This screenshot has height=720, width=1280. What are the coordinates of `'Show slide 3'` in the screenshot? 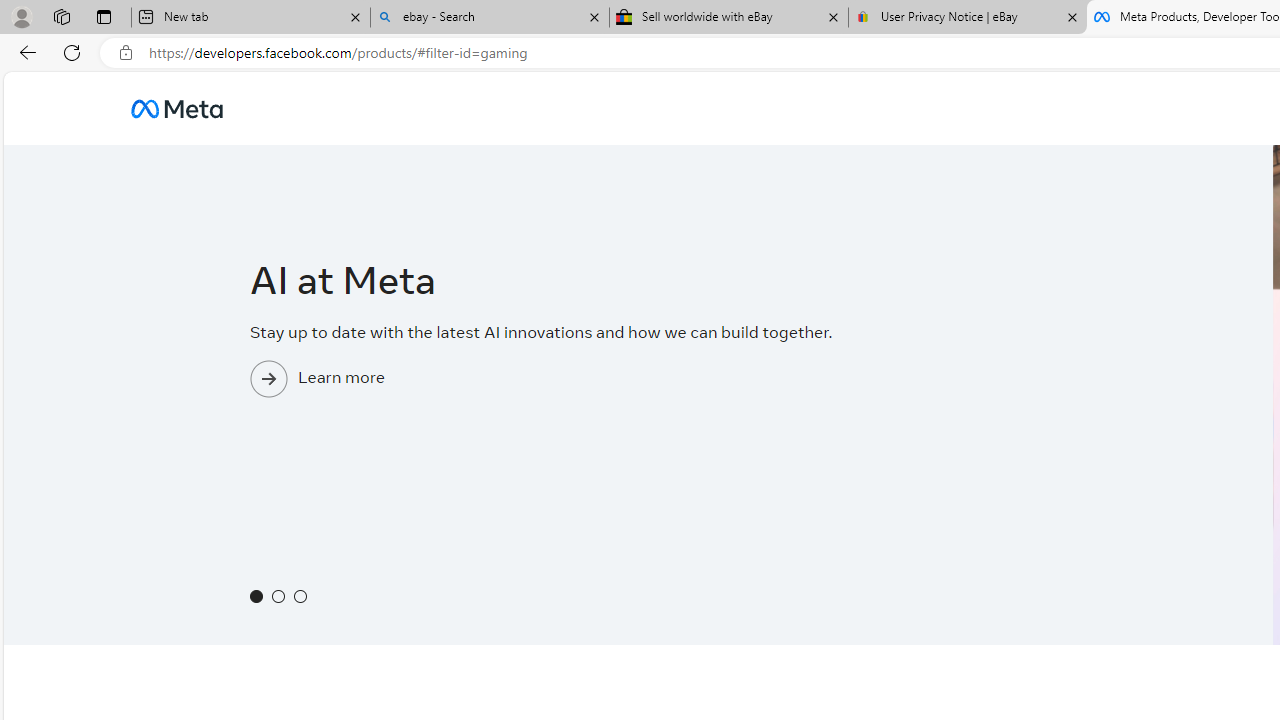 It's located at (300, 595).